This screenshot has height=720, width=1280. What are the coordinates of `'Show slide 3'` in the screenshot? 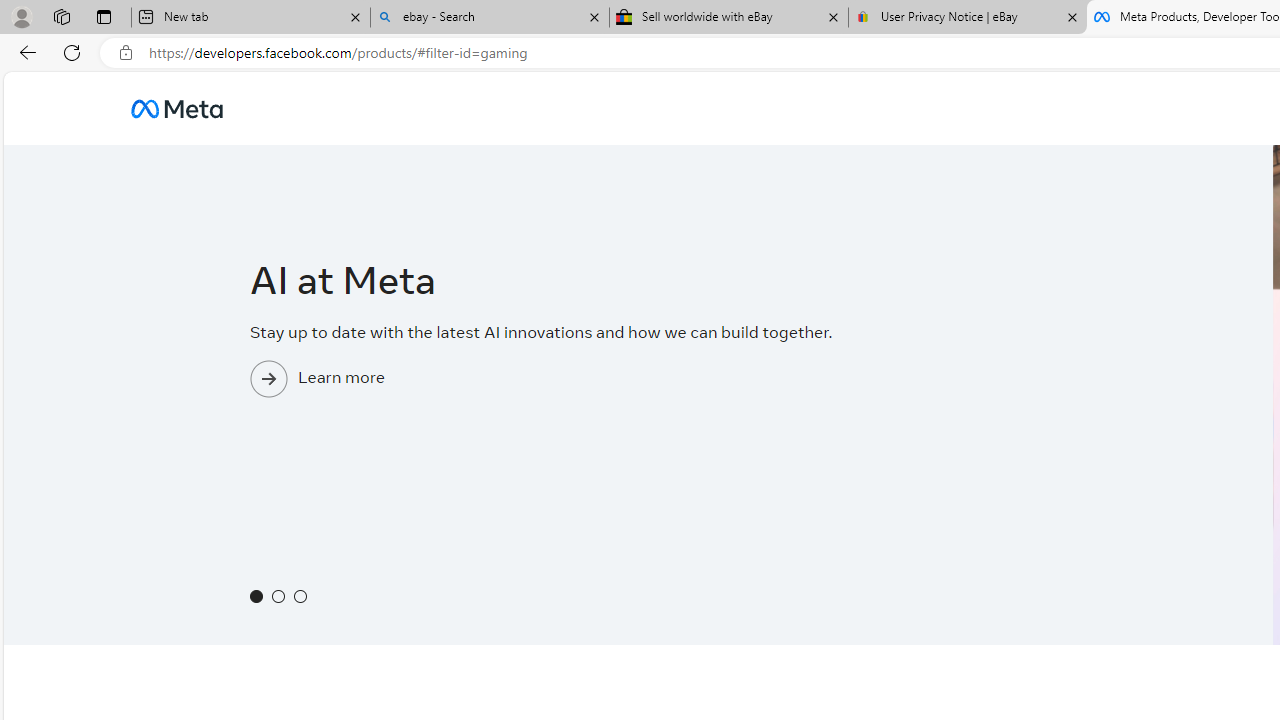 It's located at (300, 595).